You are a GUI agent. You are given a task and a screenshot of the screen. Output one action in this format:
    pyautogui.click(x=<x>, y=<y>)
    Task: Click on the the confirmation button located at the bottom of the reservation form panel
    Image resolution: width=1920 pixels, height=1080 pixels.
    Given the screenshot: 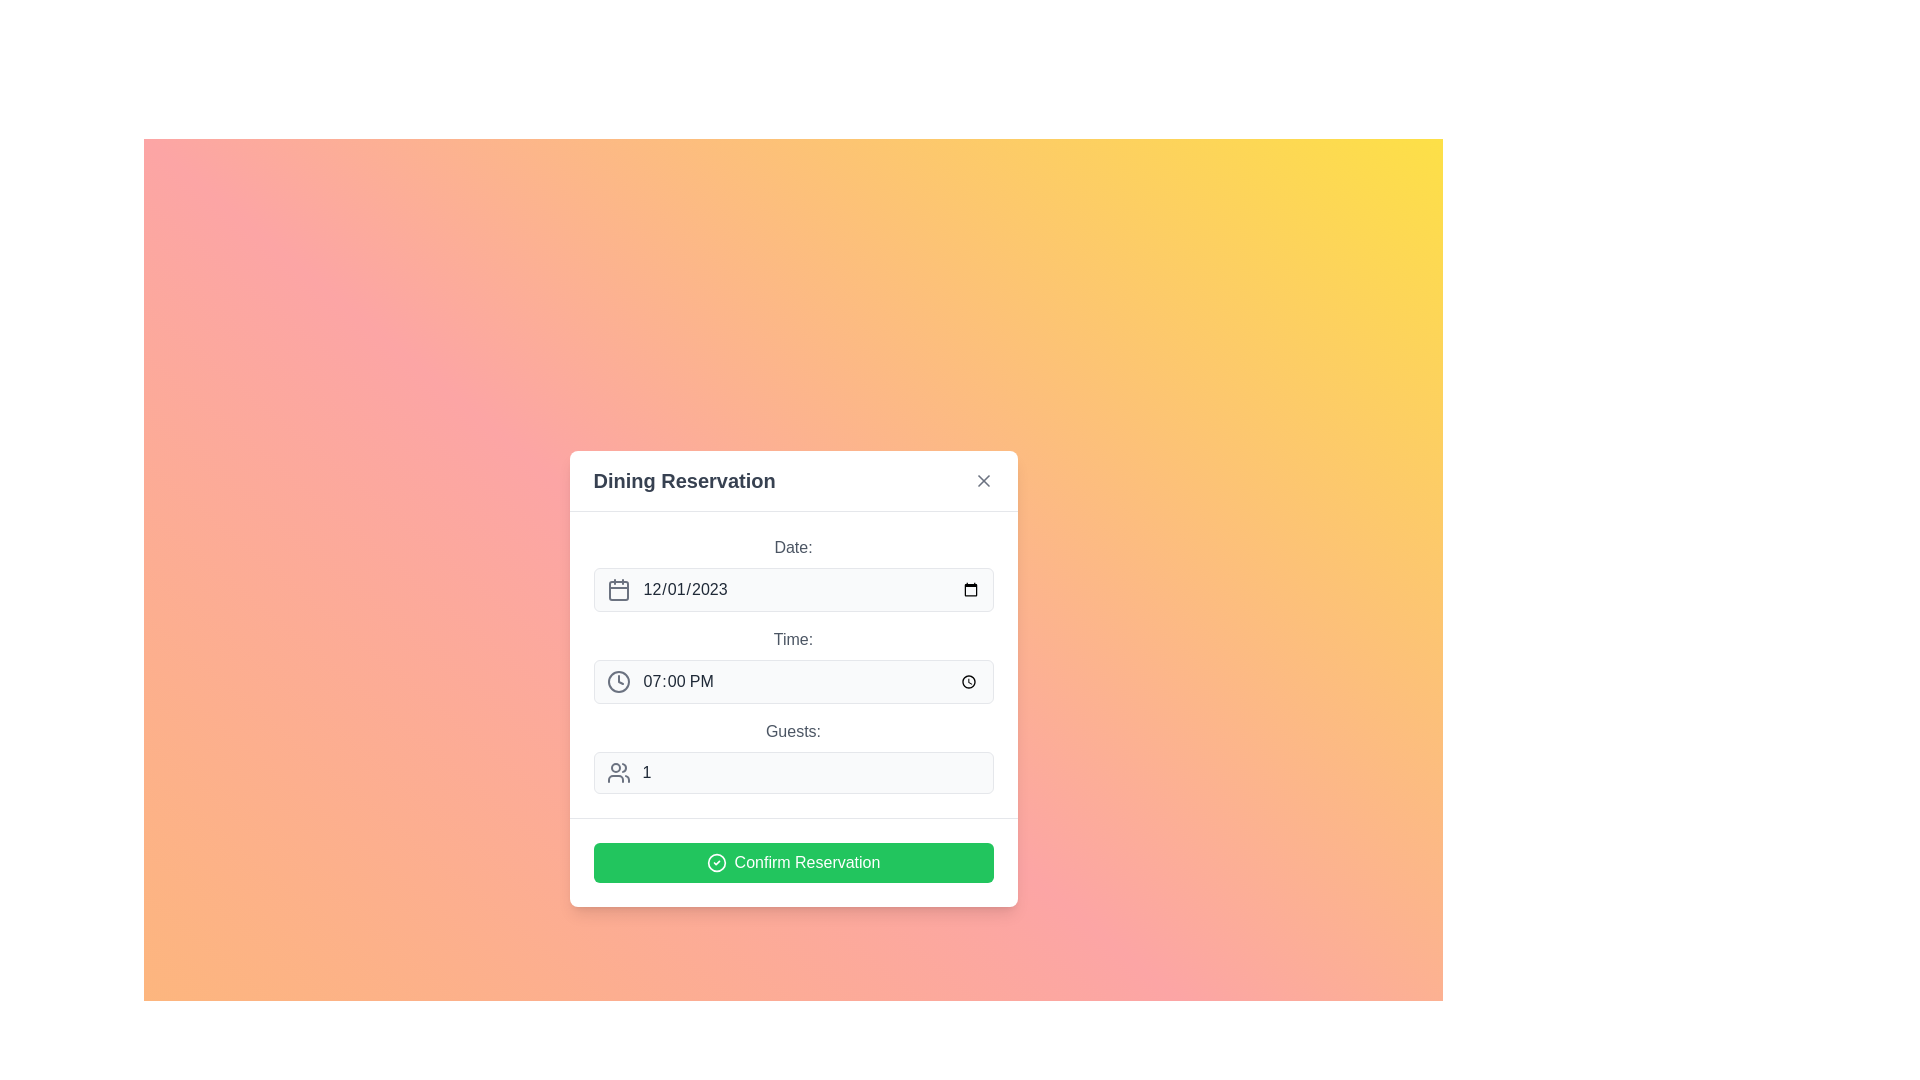 What is the action you would take?
    pyautogui.click(x=792, y=862)
    